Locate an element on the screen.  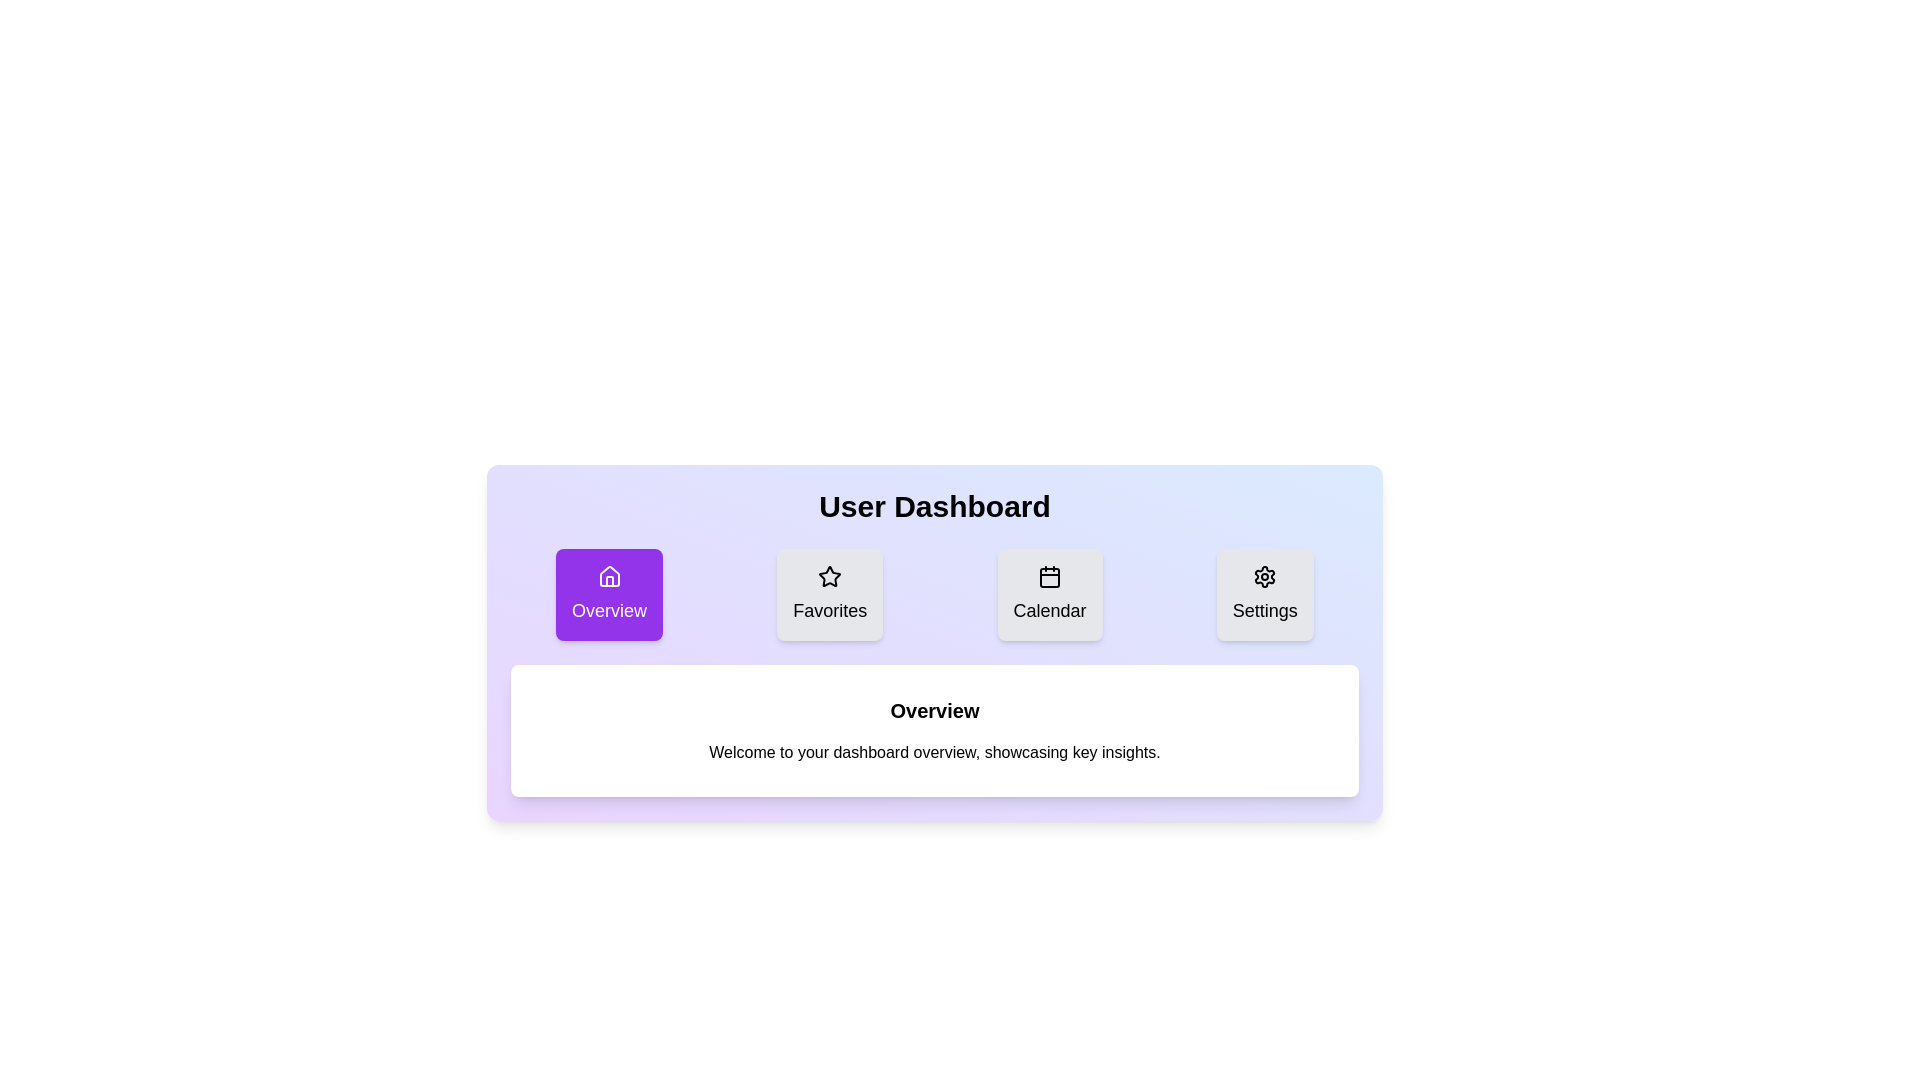
the Settings tab to view its content is located at coordinates (1264, 593).